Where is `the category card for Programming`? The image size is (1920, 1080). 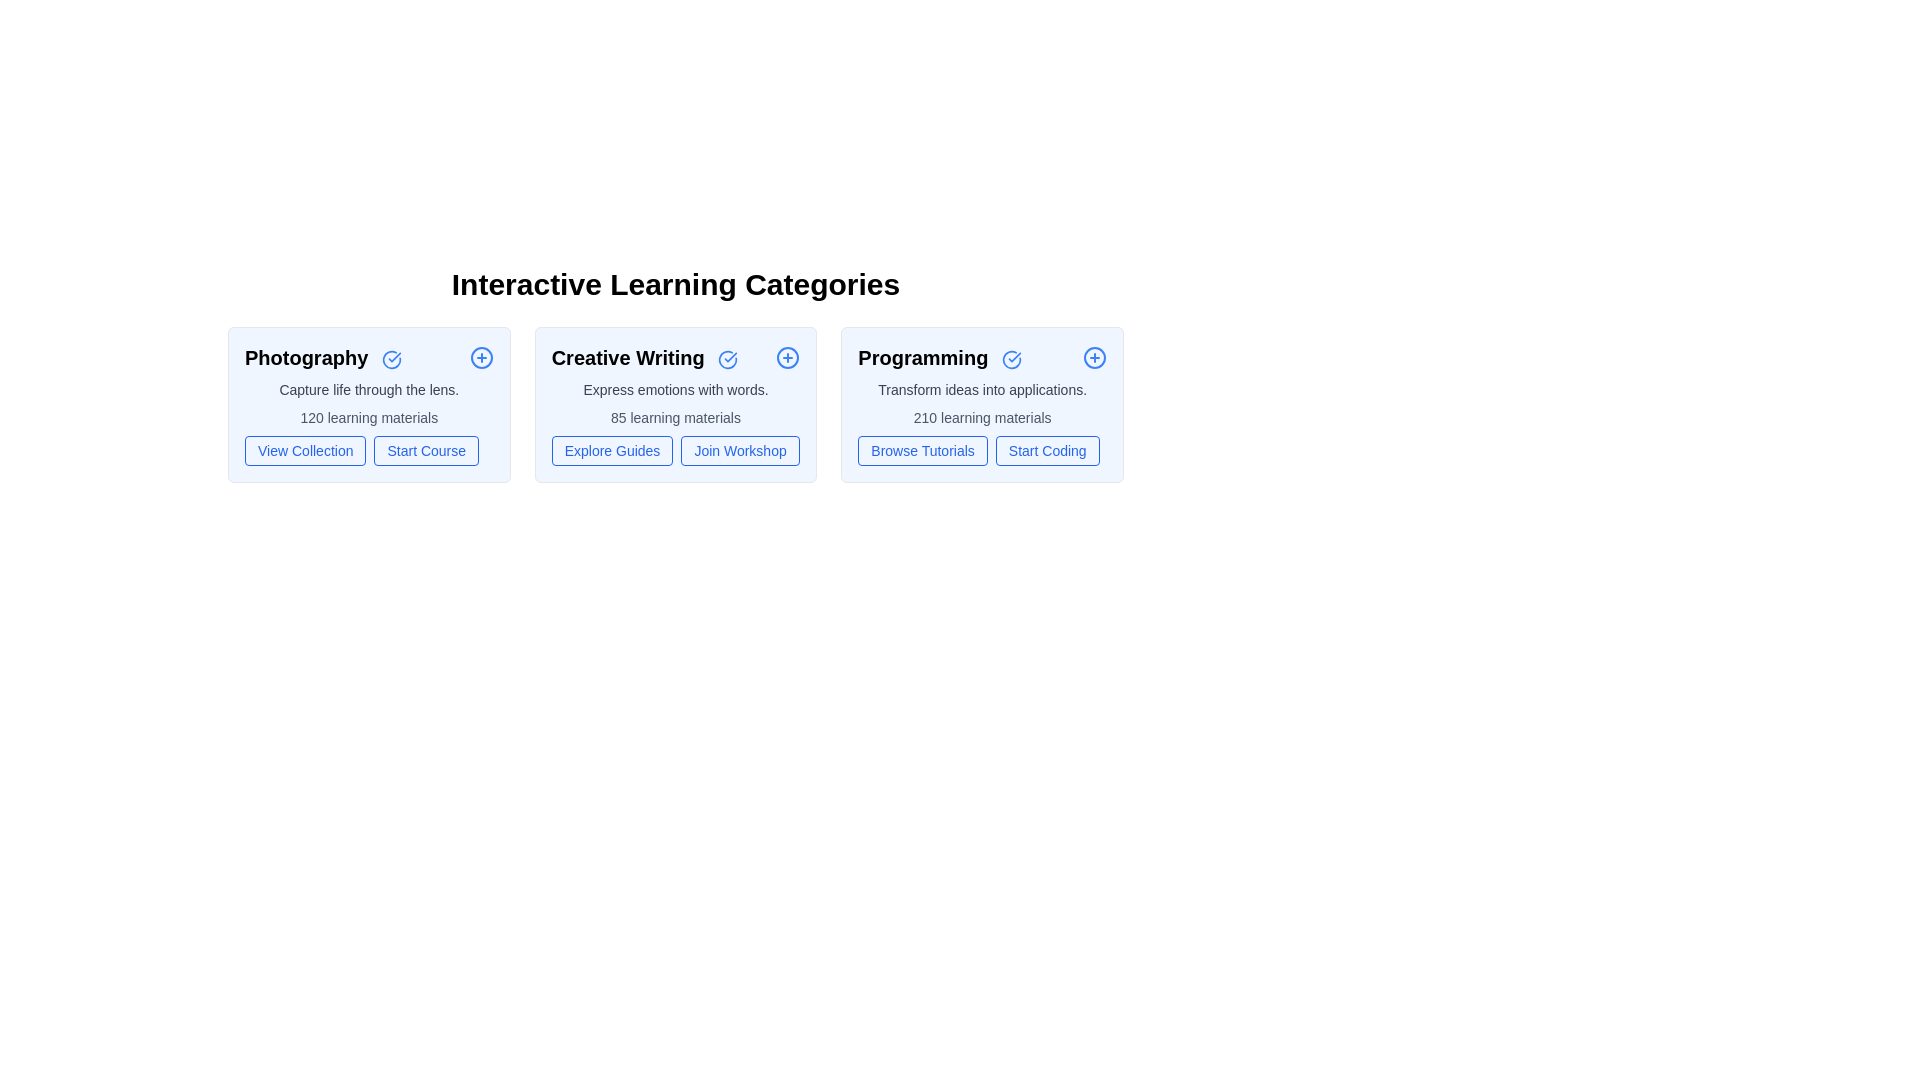 the category card for Programming is located at coordinates (983, 405).